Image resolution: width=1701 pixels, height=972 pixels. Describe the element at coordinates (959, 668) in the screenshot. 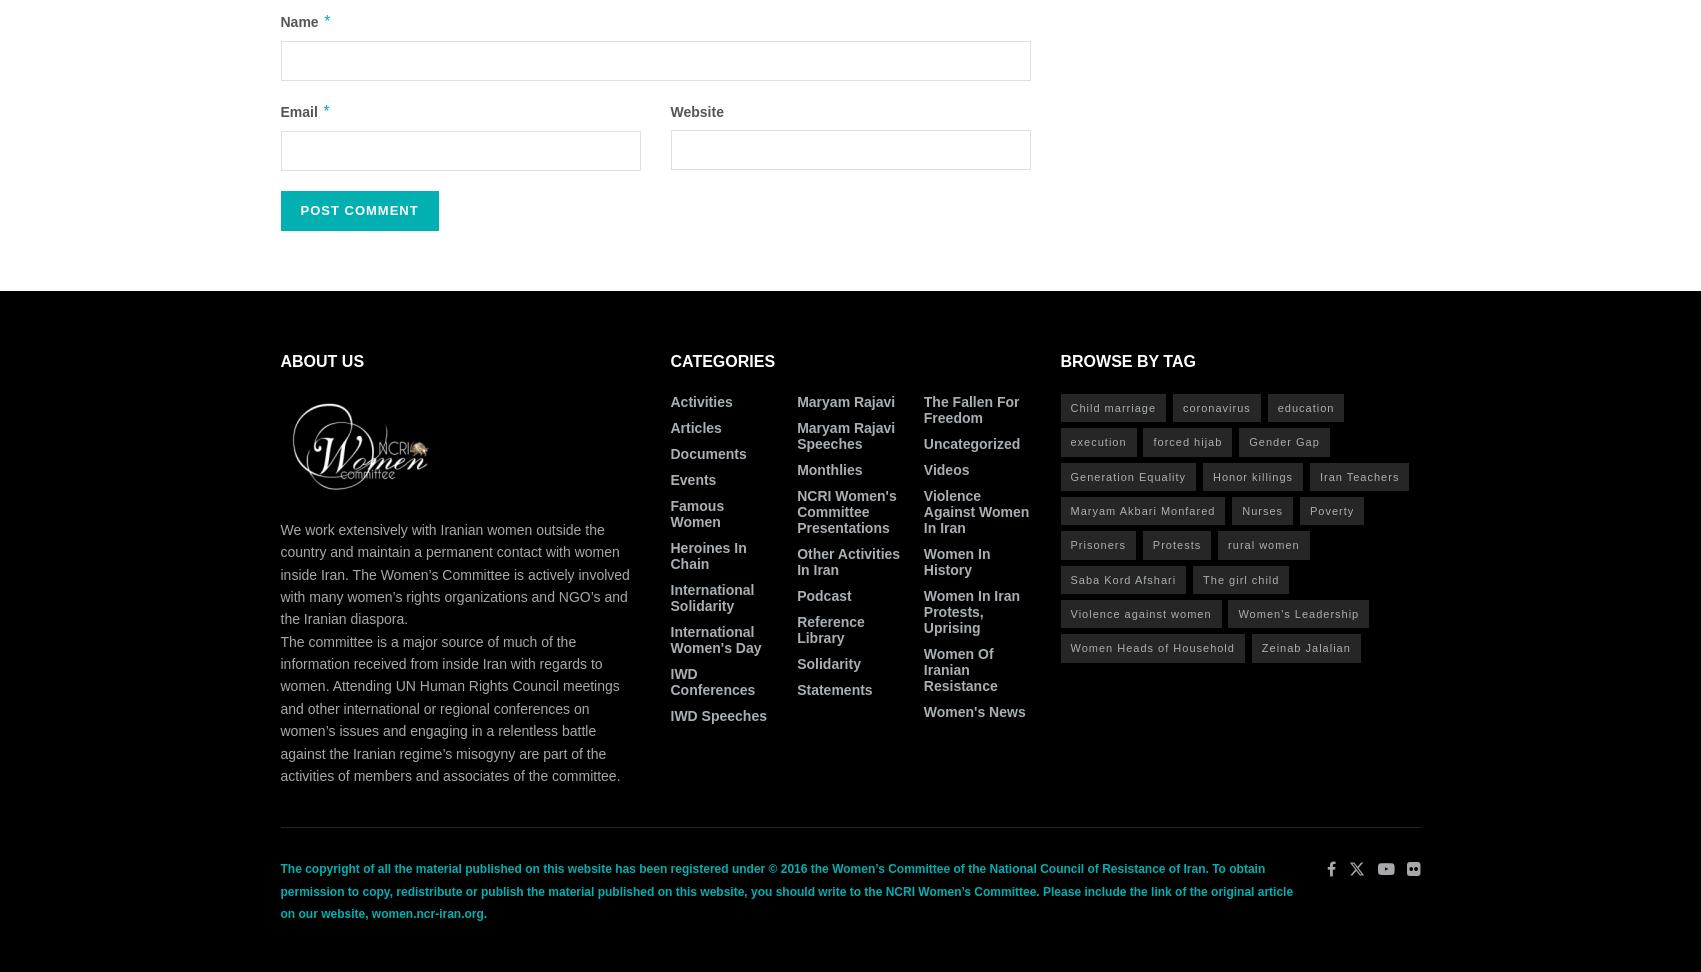

I see `'Women of Iranian Resistance'` at that location.